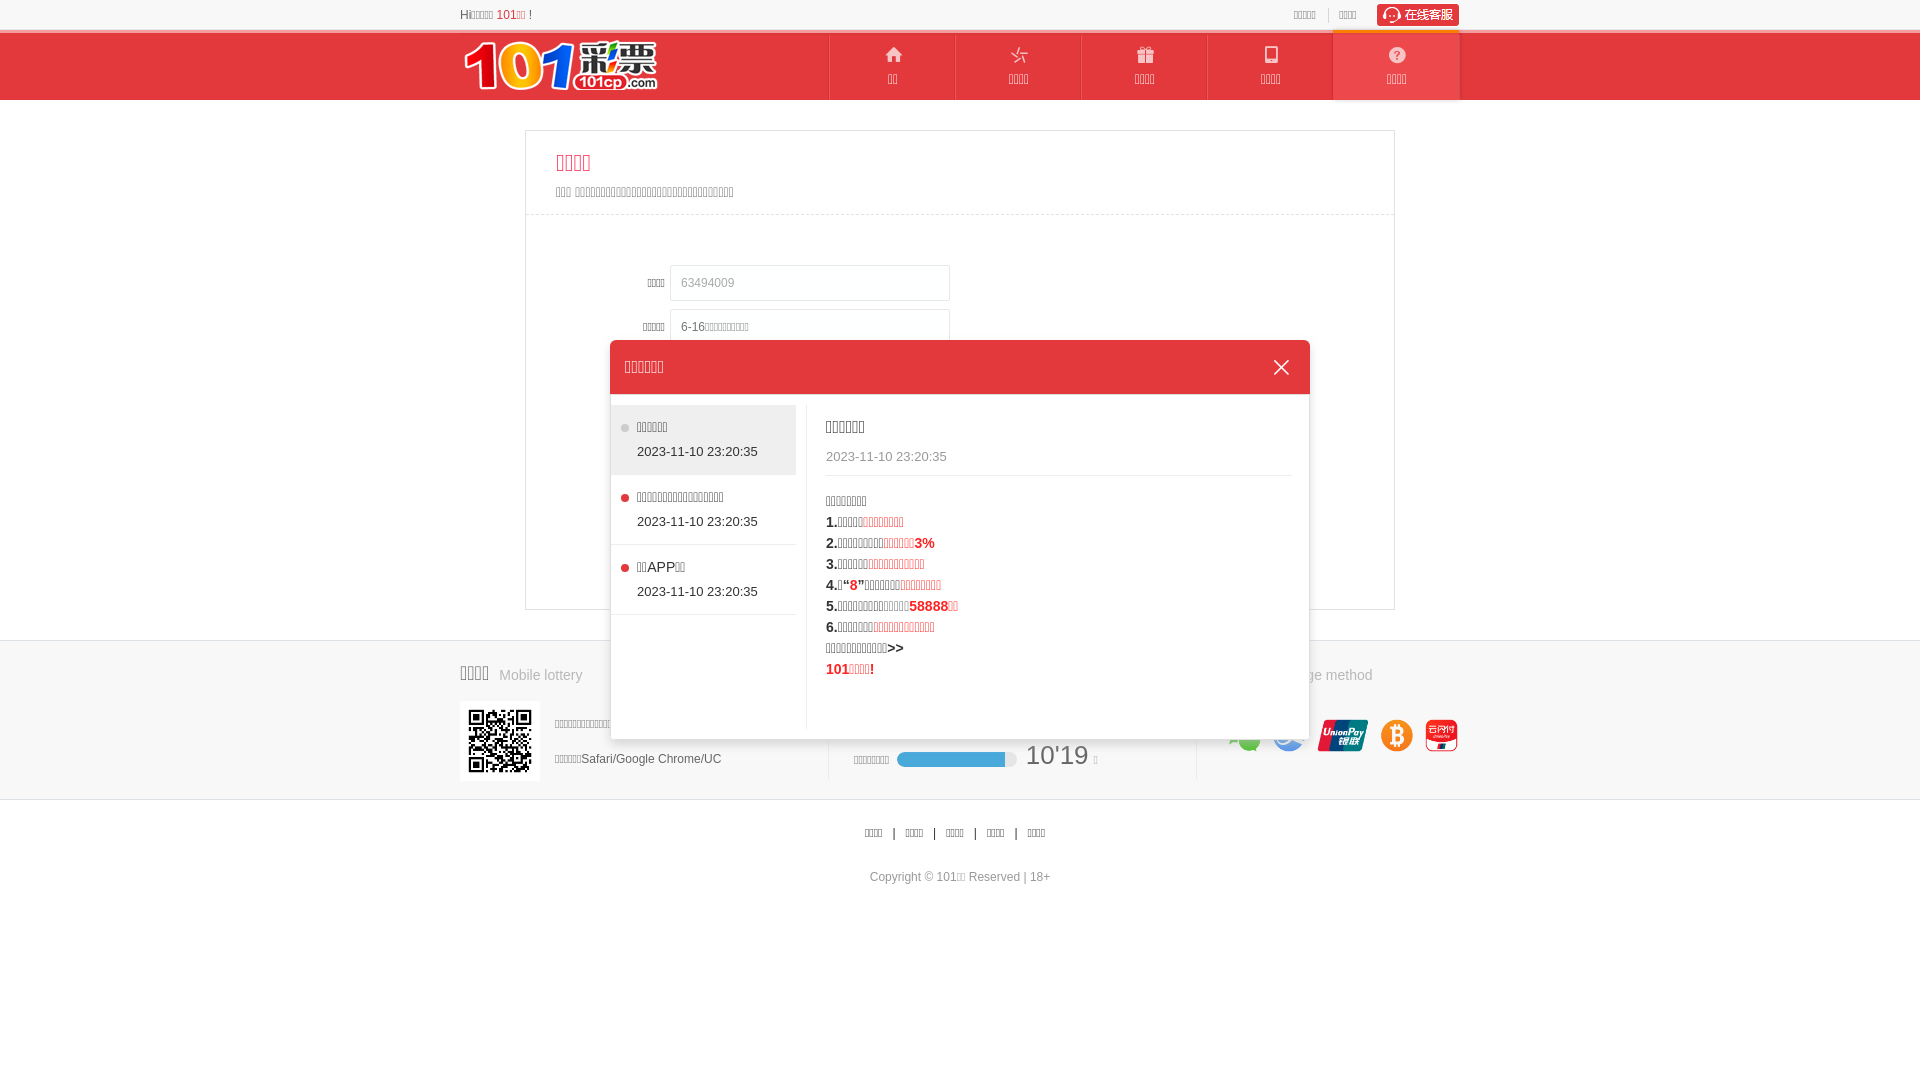  Describe the element at coordinates (892, 833) in the screenshot. I see `'|'` at that location.